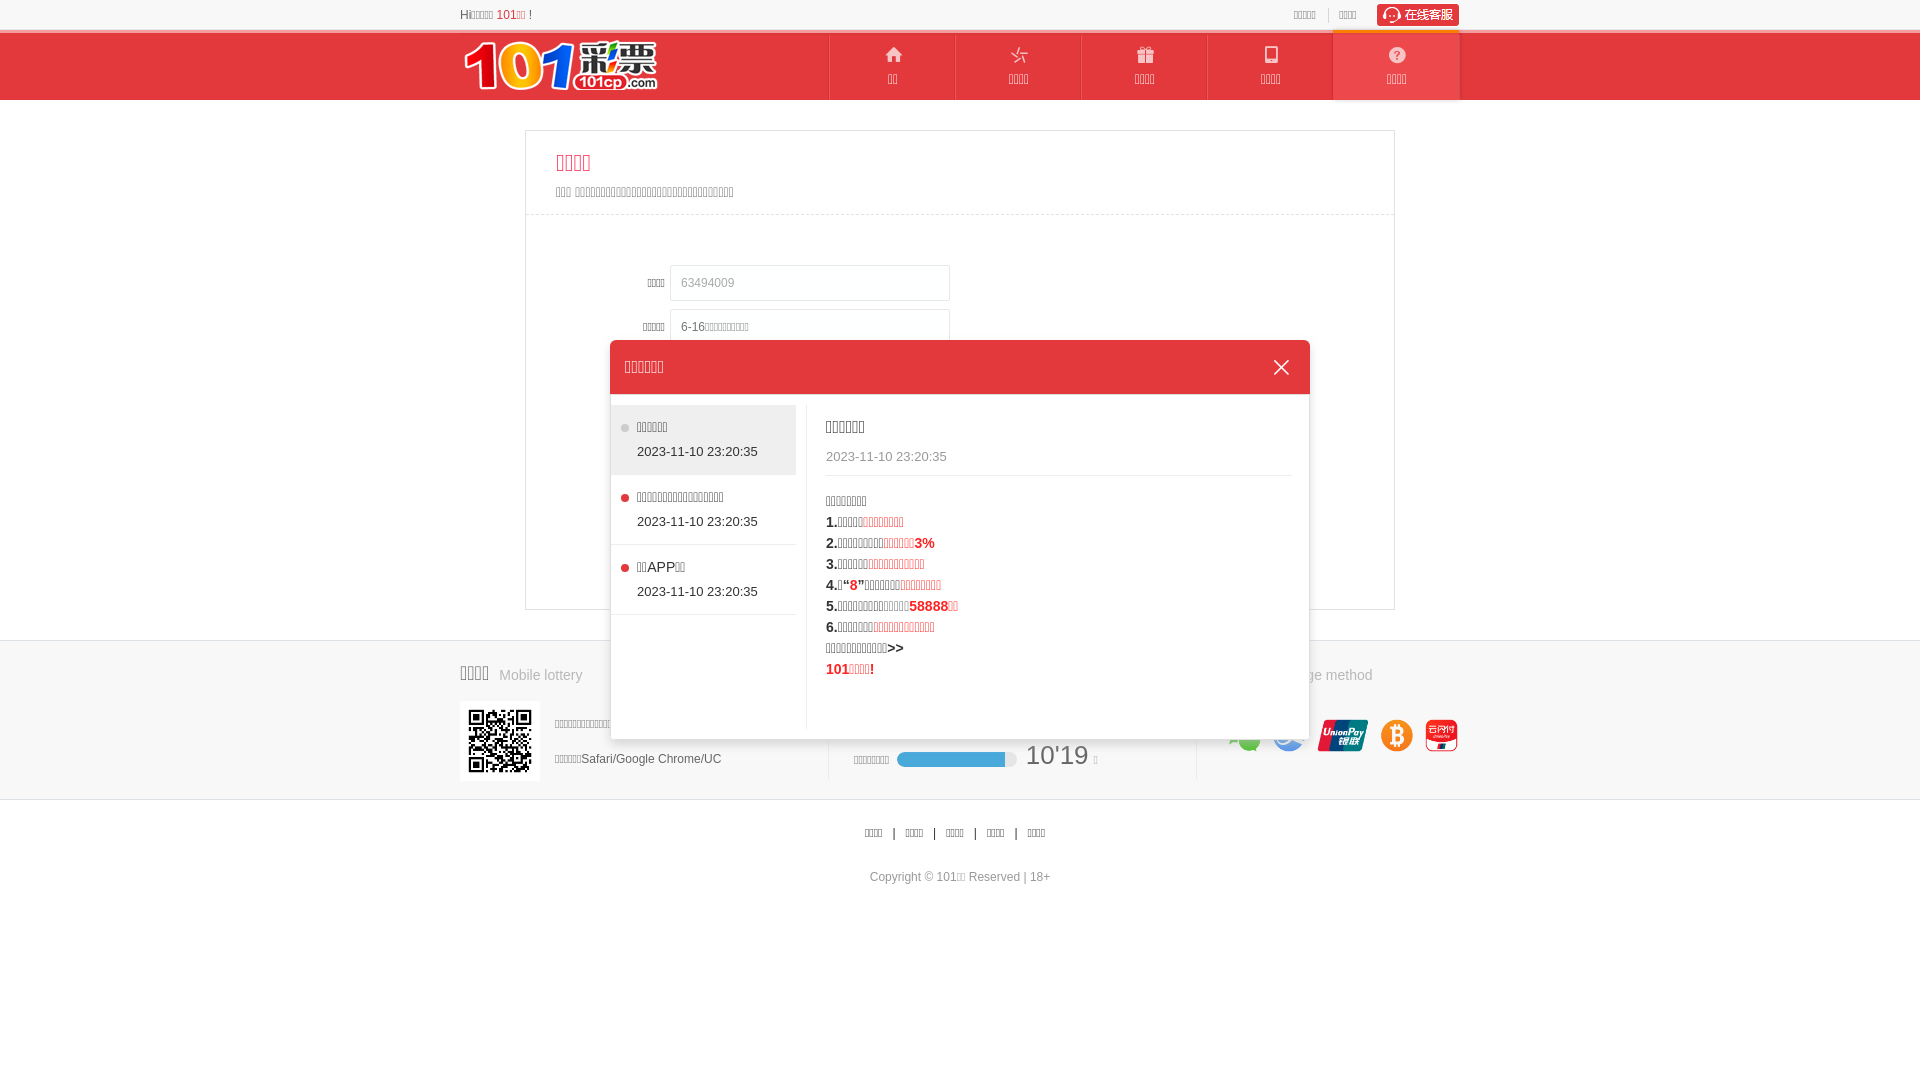  Describe the element at coordinates (892, 833) in the screenshot. I see `'|'` at that location.